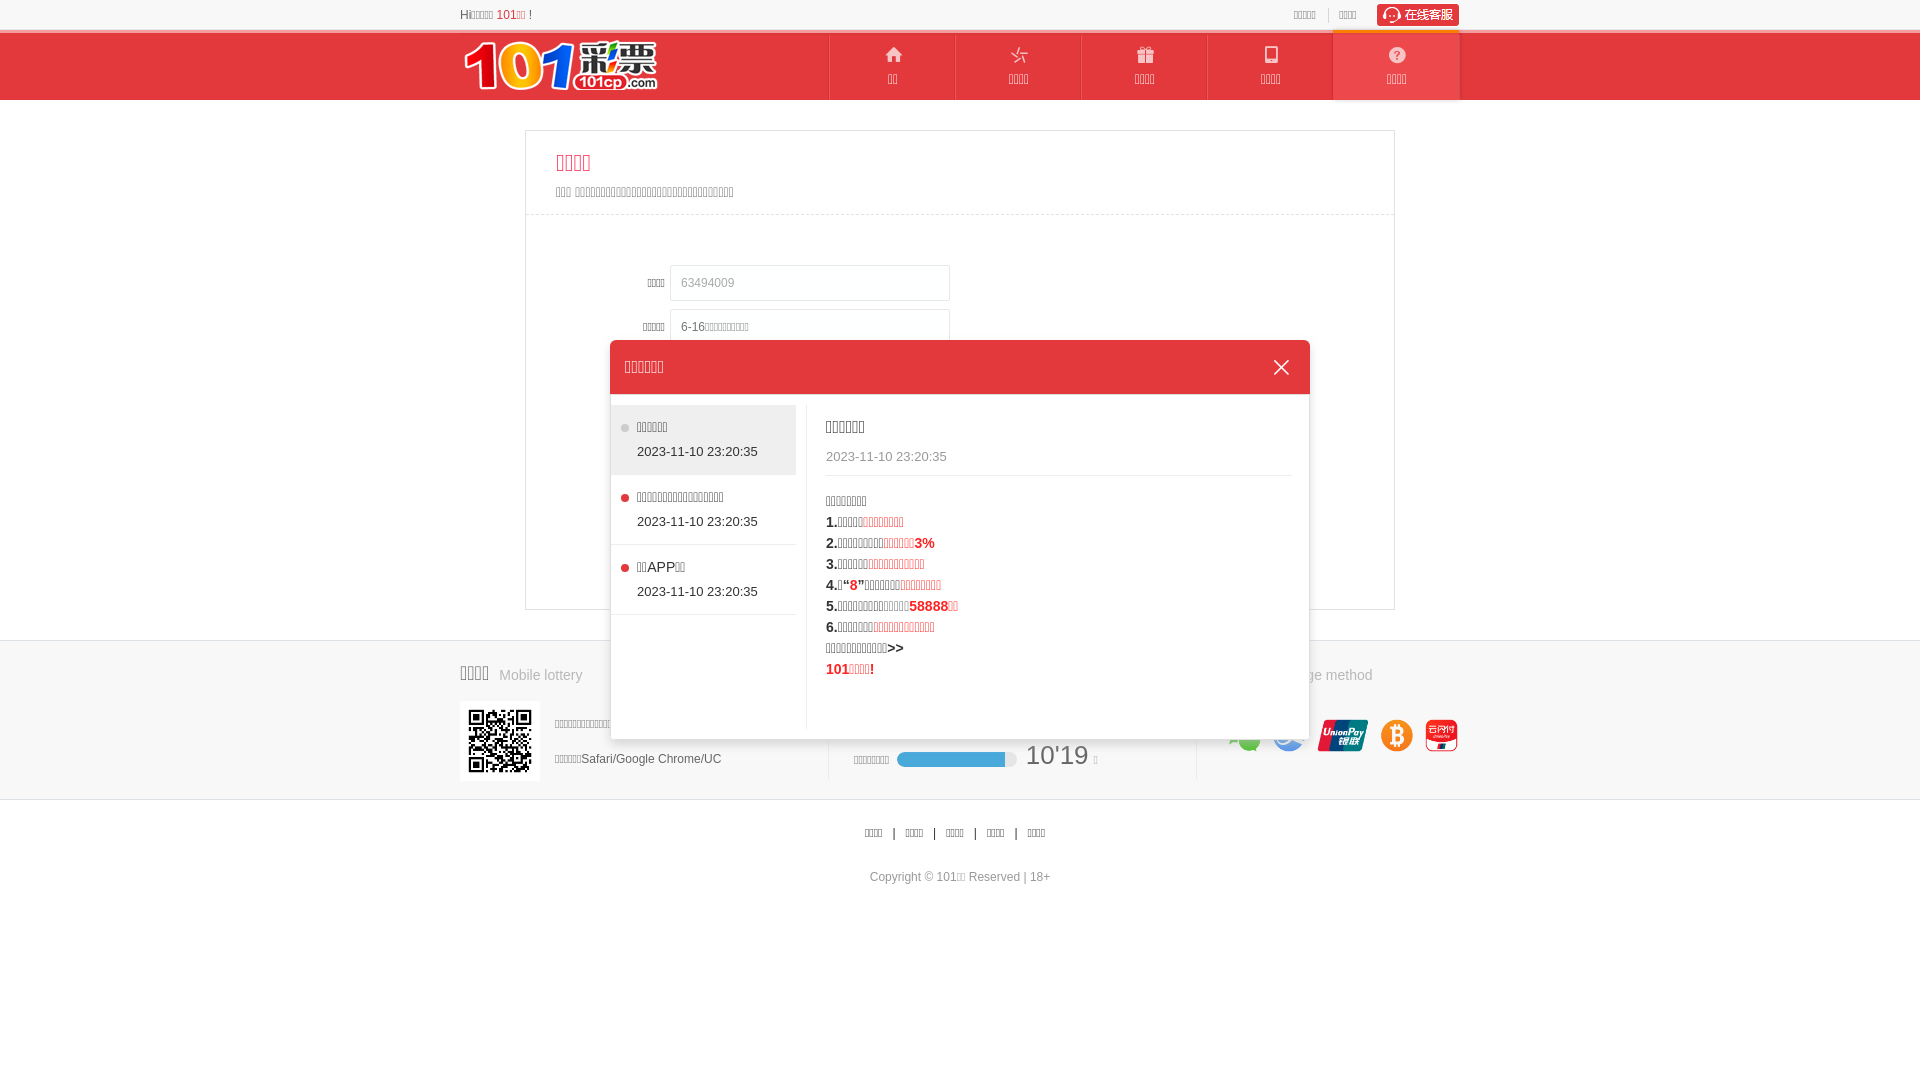  Describe the element at coordinates (892, 833) in the screenshot. I see `'|'` at that location.